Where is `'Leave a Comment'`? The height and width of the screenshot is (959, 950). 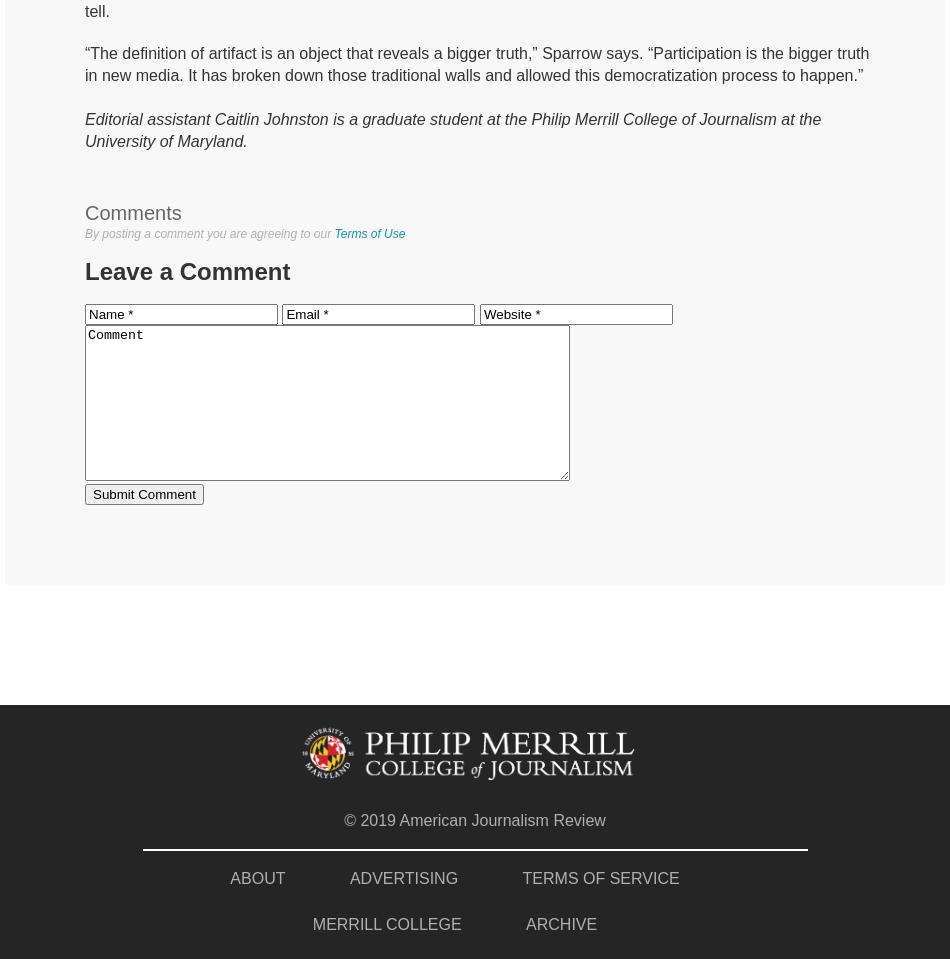
'Leave a Comment' is located at coordinates (187, 270).